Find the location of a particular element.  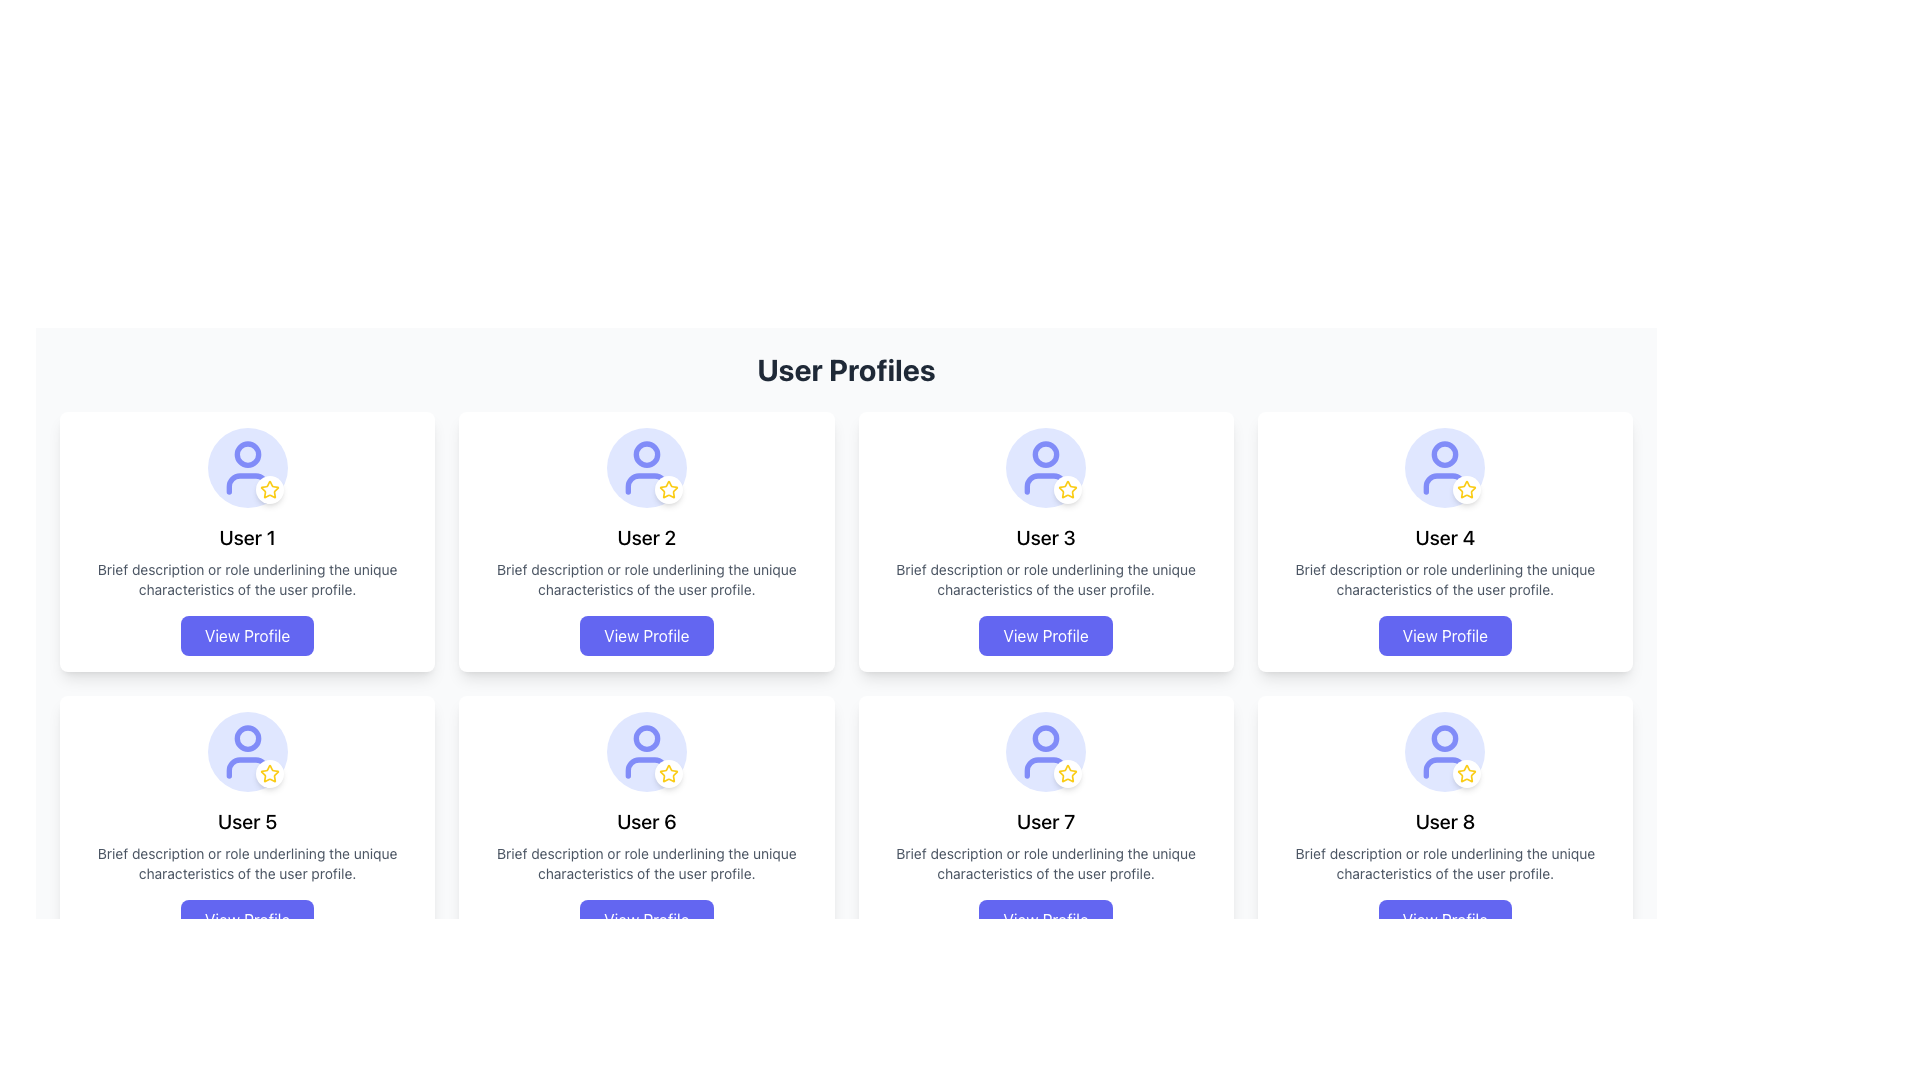

the small circular decorative icon featuring a yellow five-pointed star located at the bottom-right corner of the user profile image in the first user card of the grid layout is located at coordinates (268, 489).